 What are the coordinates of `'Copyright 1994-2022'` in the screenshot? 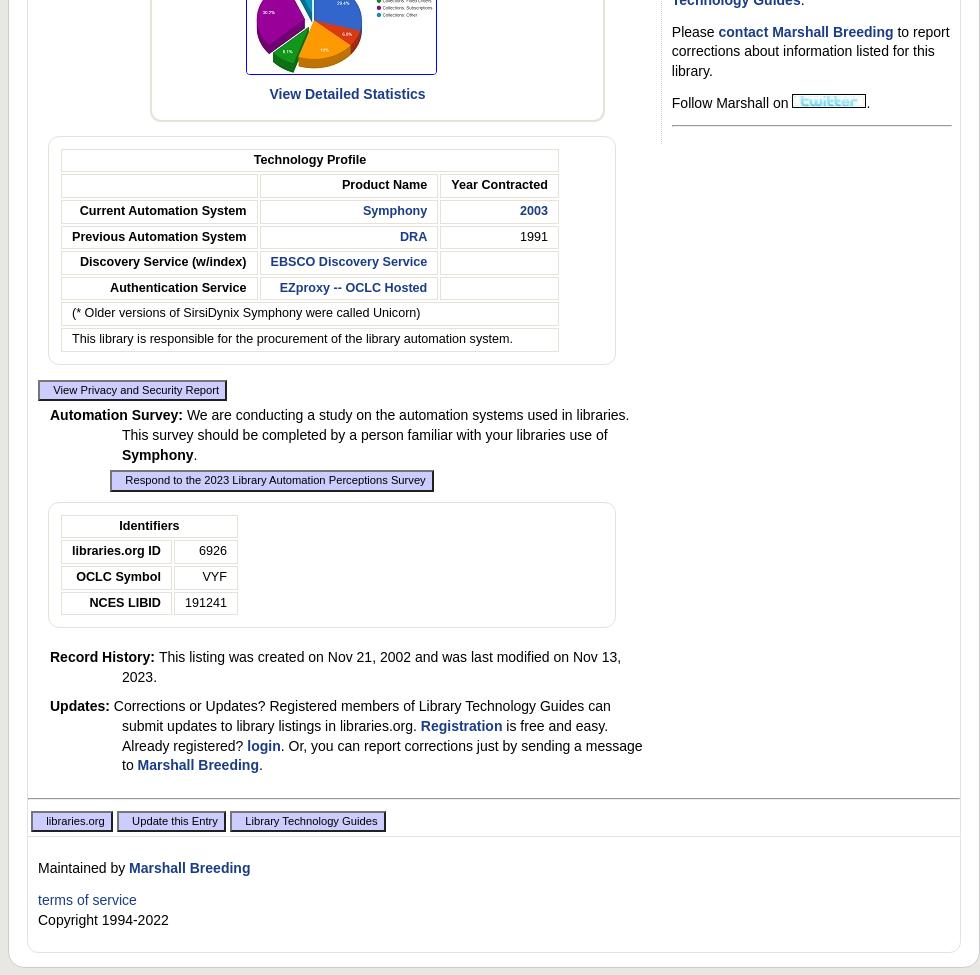 It's located at (102, 918).